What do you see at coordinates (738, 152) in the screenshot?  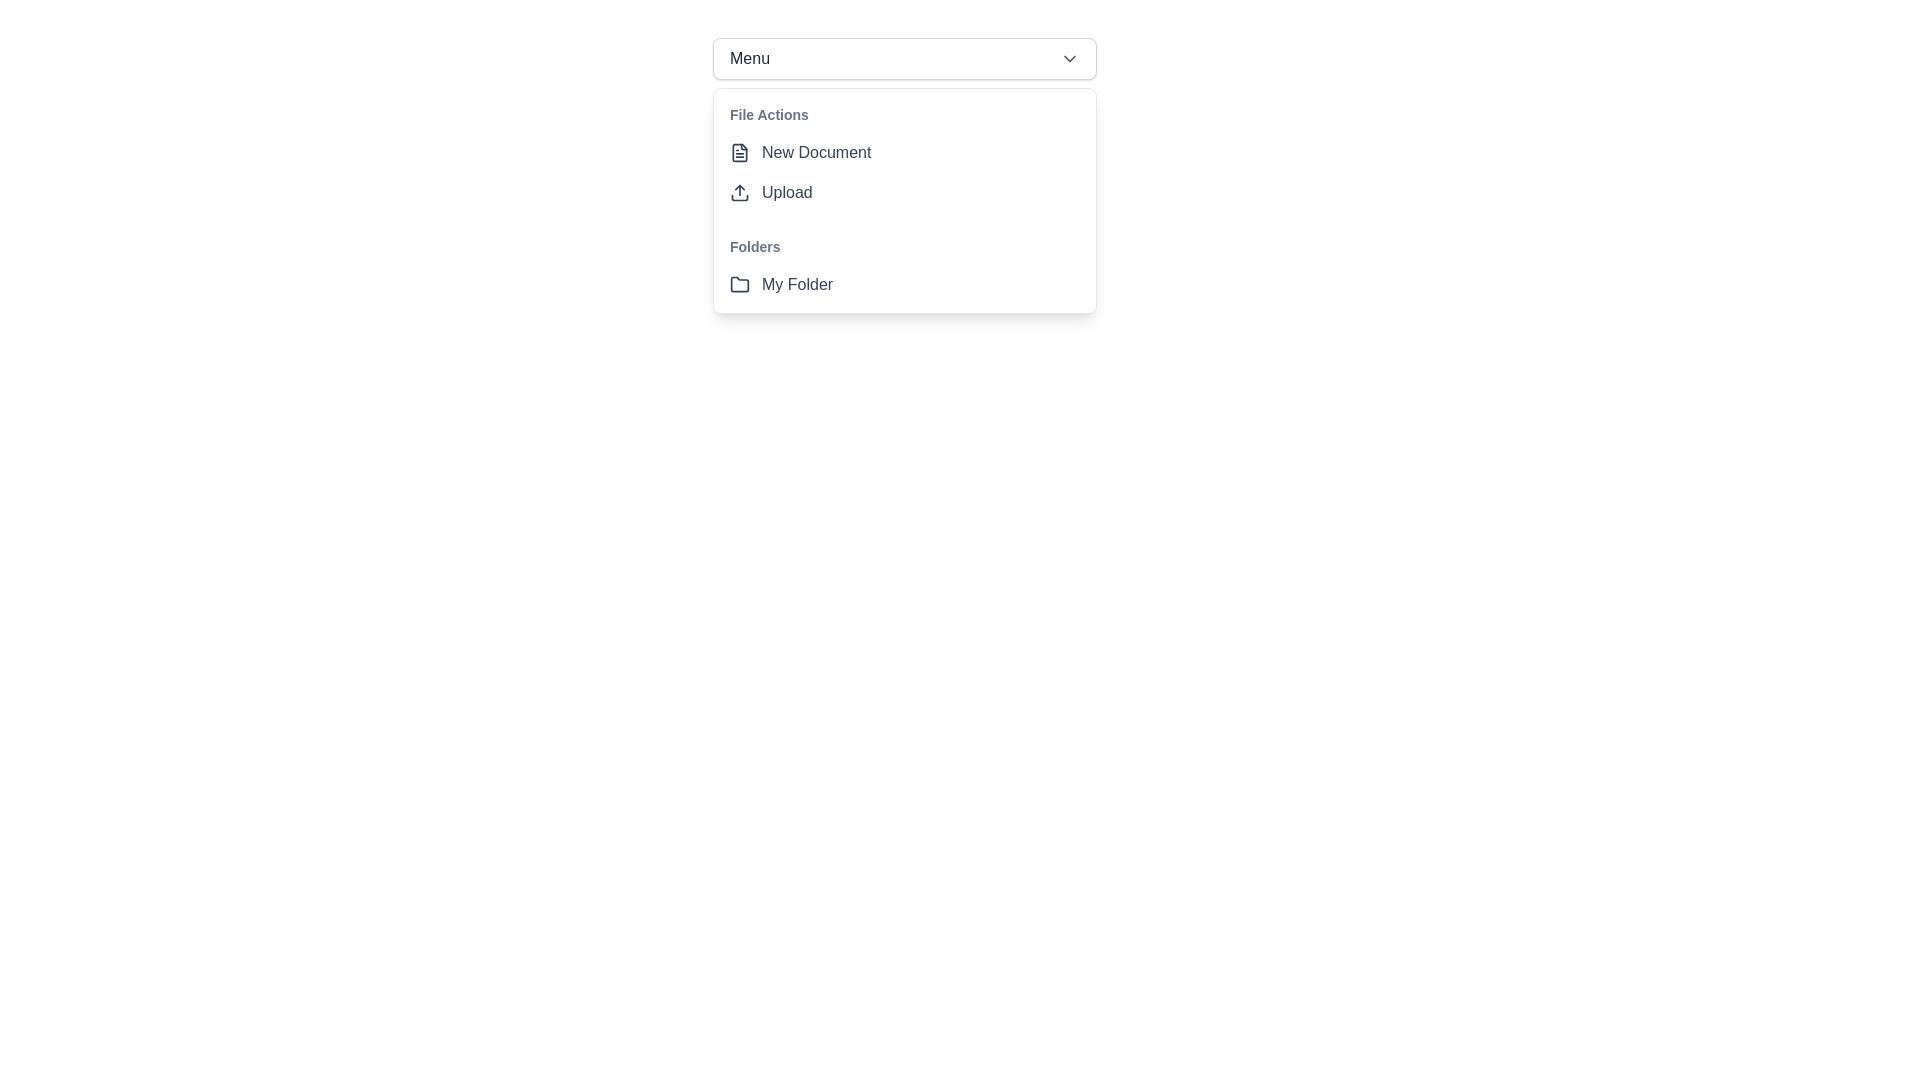 I see `the document icon located at the top-left section of the dropdown panel under the 'File Actions' heading` at bounding box center [738, 152].